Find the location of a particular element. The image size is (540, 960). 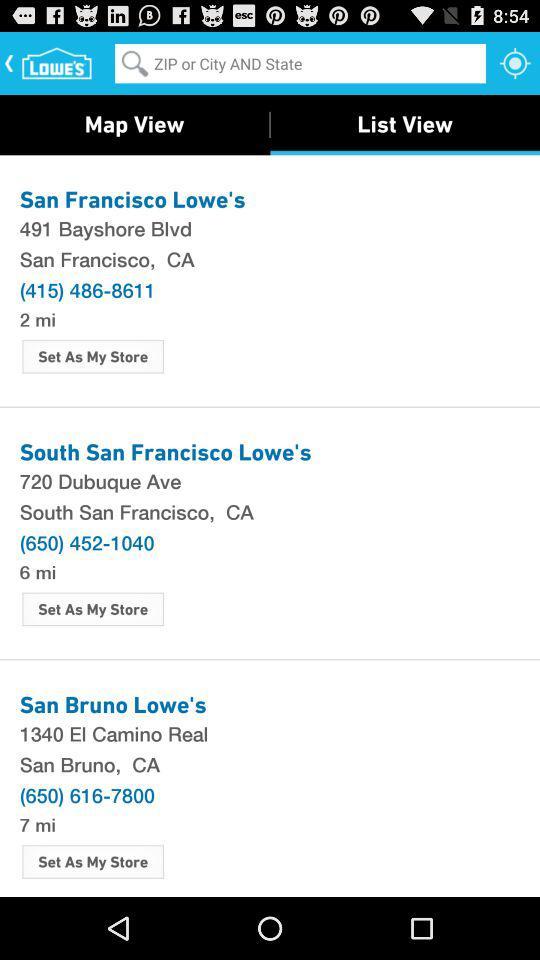

the item above san bruno,  ca item is located at coordinates (270, 732).